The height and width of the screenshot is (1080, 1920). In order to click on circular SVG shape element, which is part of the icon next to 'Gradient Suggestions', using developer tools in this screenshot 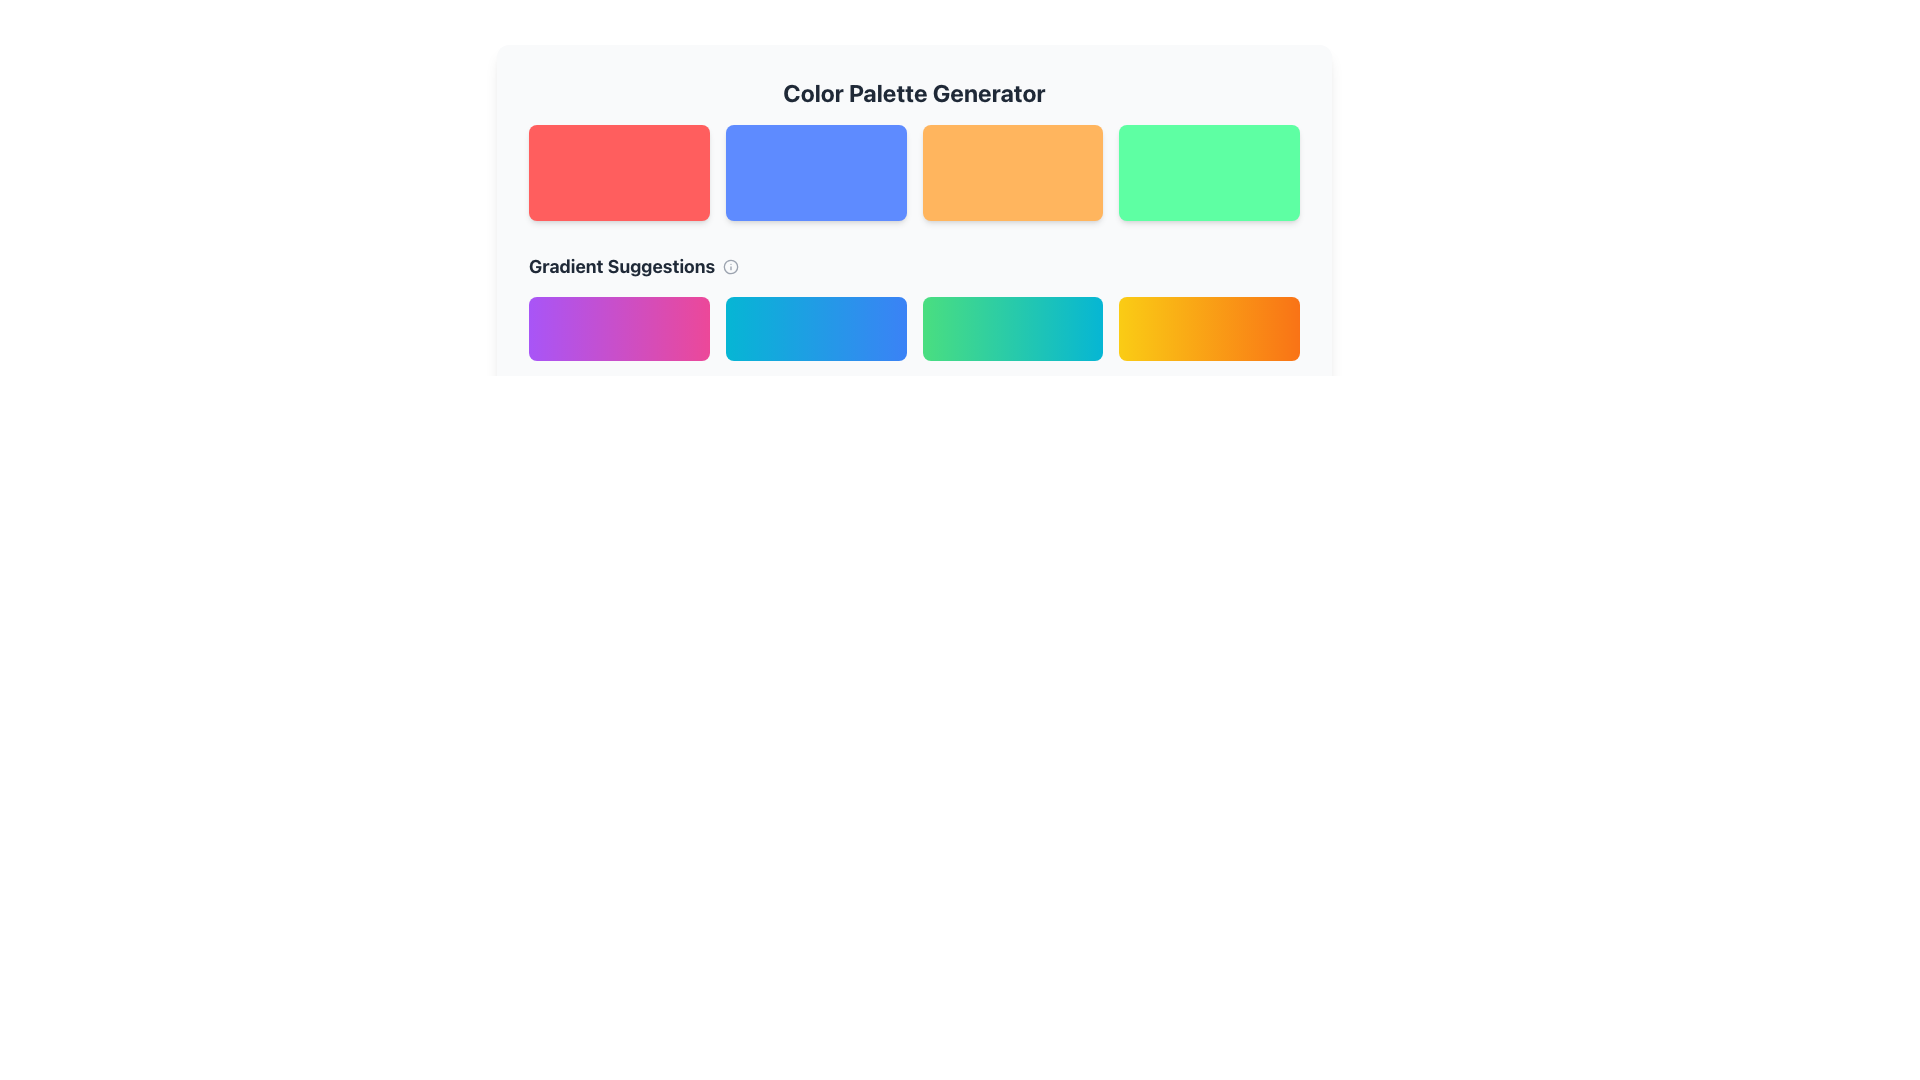, I will do `click(730, 265)`.